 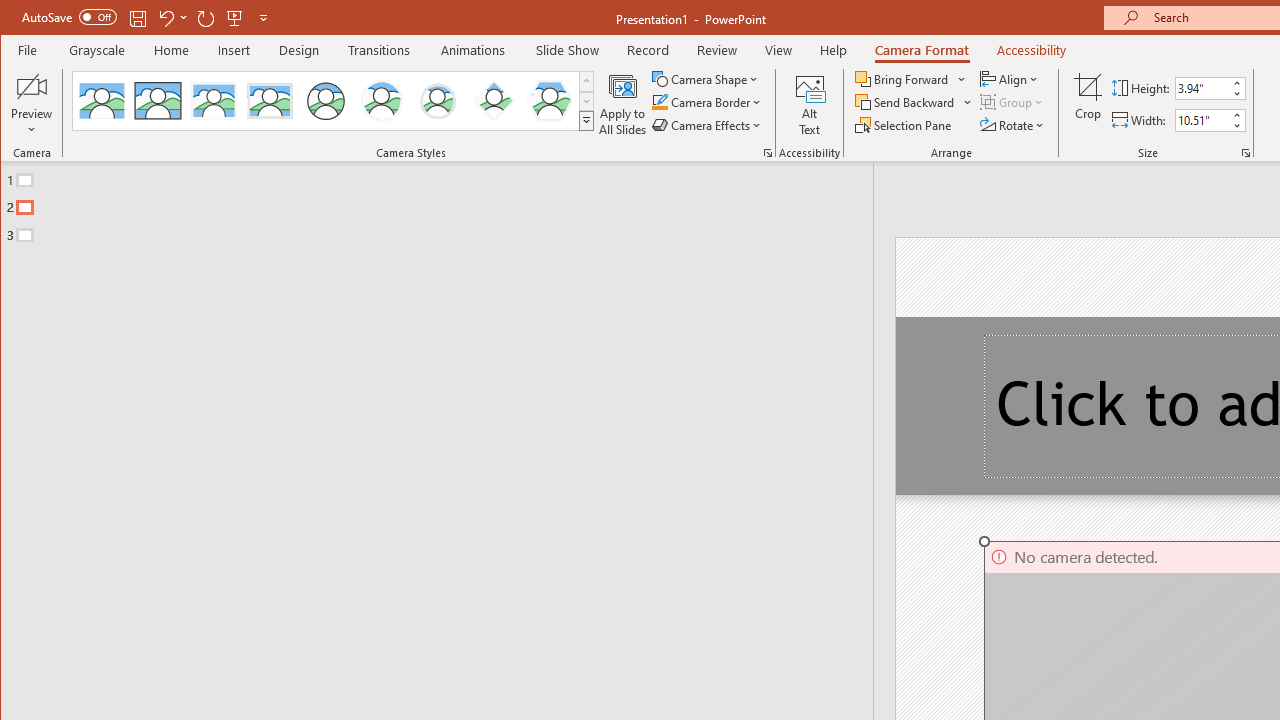 I want to click on 'Quick Access Toolbar', so click(x=145, y=18).